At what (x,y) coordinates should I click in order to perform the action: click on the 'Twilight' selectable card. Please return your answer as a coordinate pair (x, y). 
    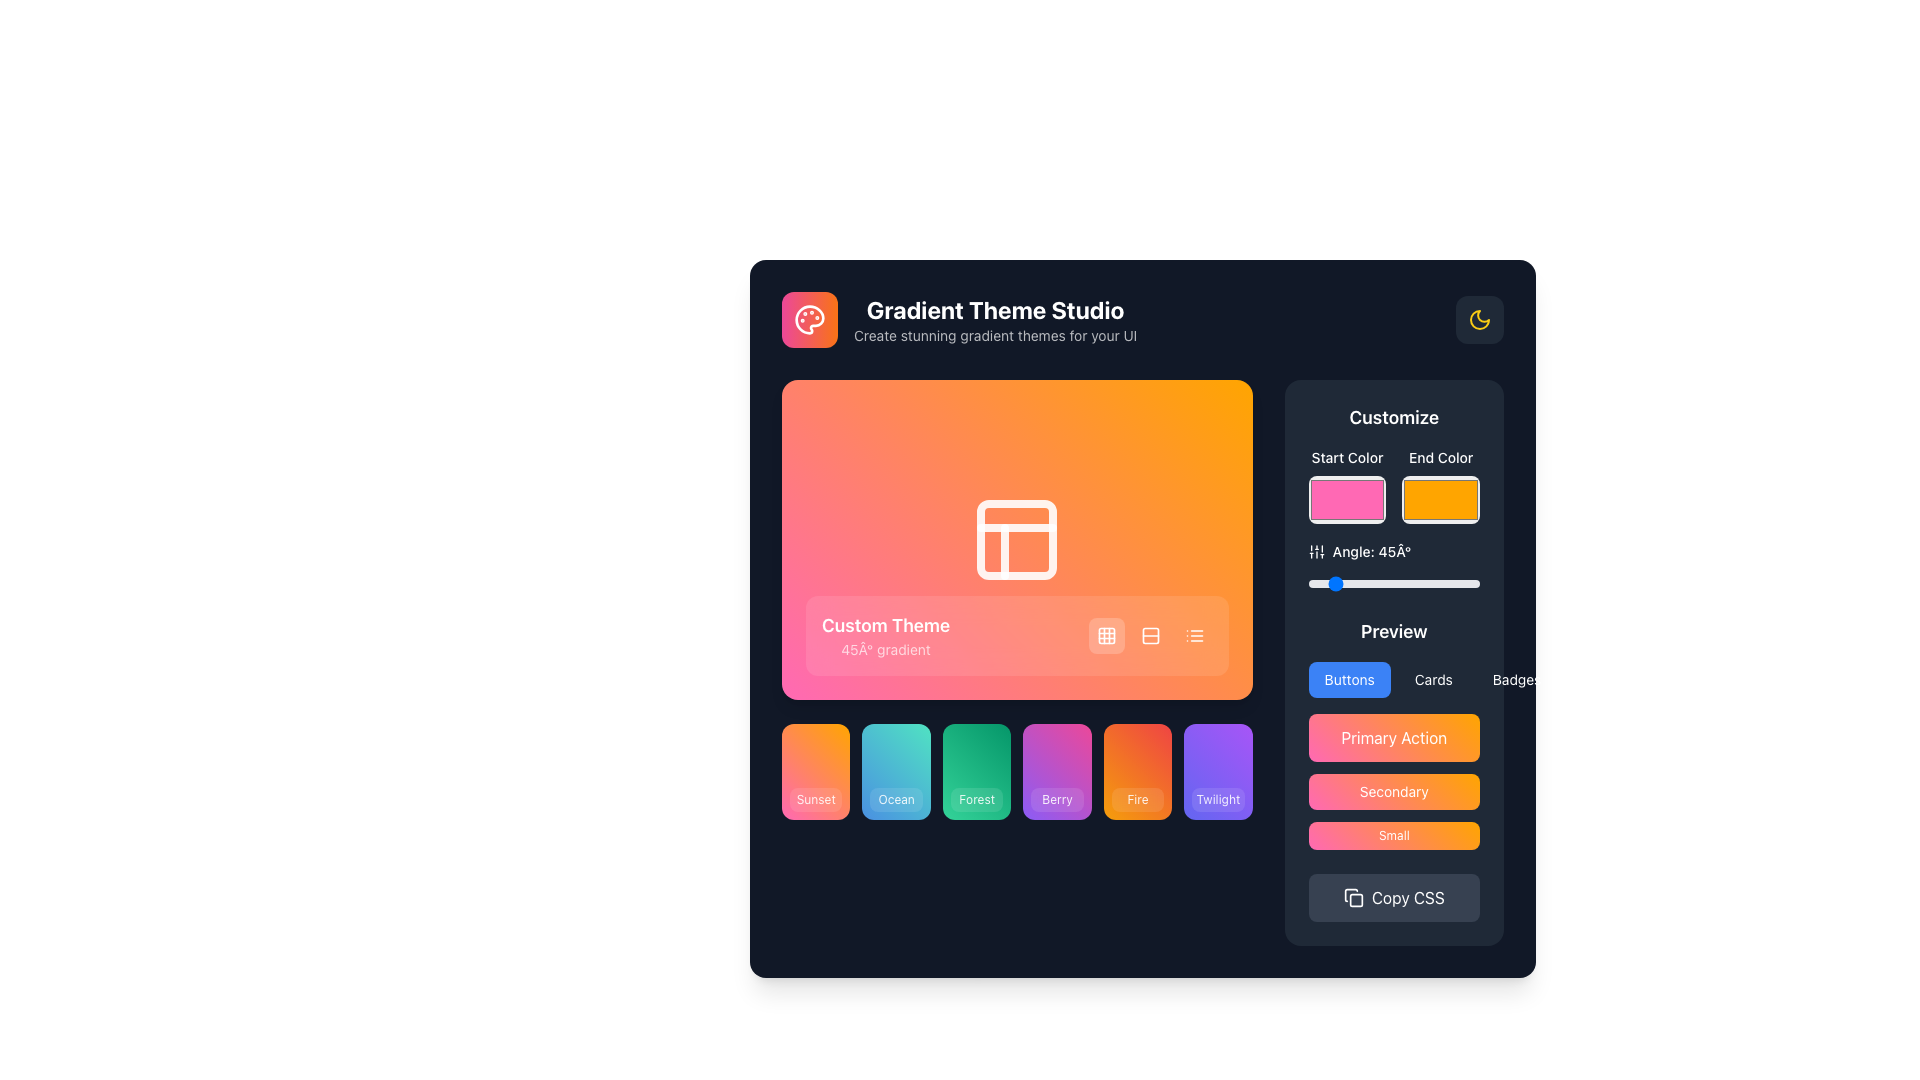
    Looking at the image, I should click on (1217, 770).